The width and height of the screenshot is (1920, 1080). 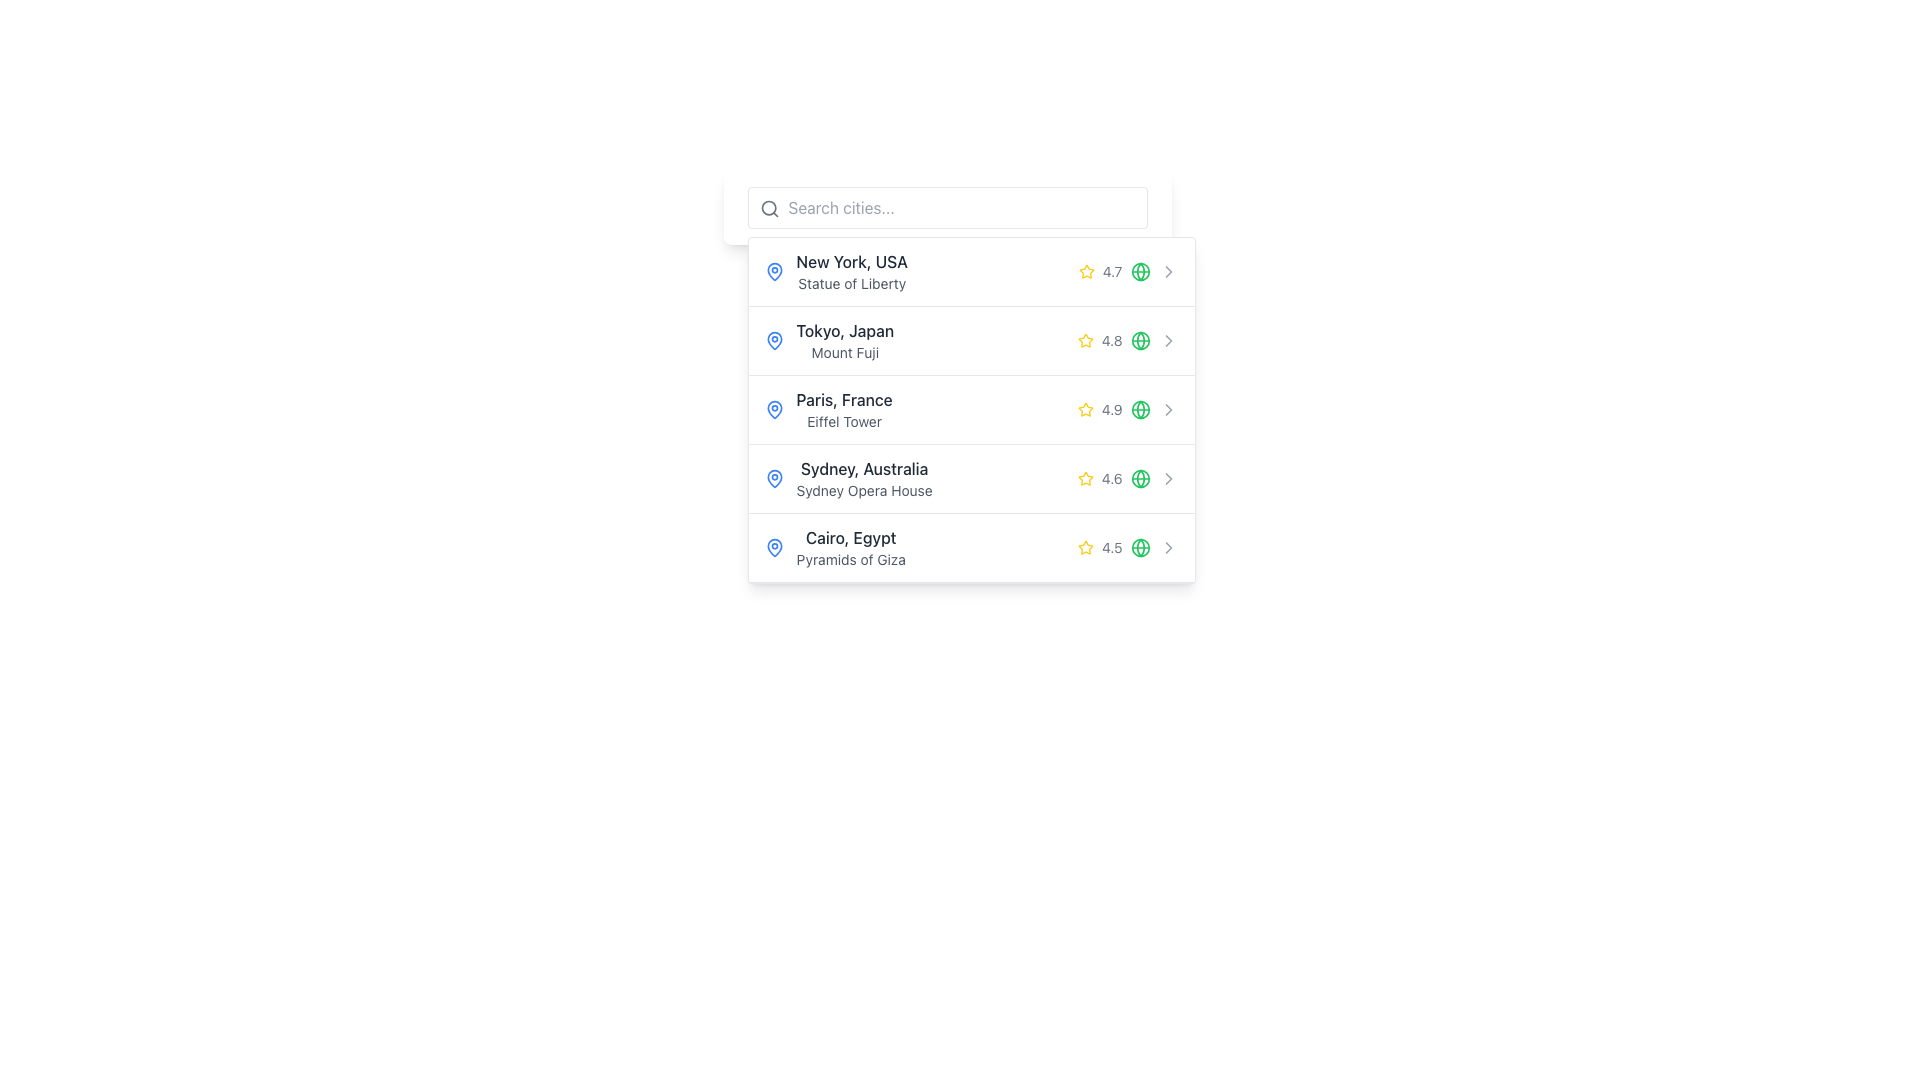 What do you see at coordinates (1111, 408) in the screenshot?
I see `the static text field displaying the rating value '4.9', which is styled in a small gray font and located to the right of a yellow star icon for the 'Paris, France - Eiffel Tower' entry` at bounding box center [1111, 408].